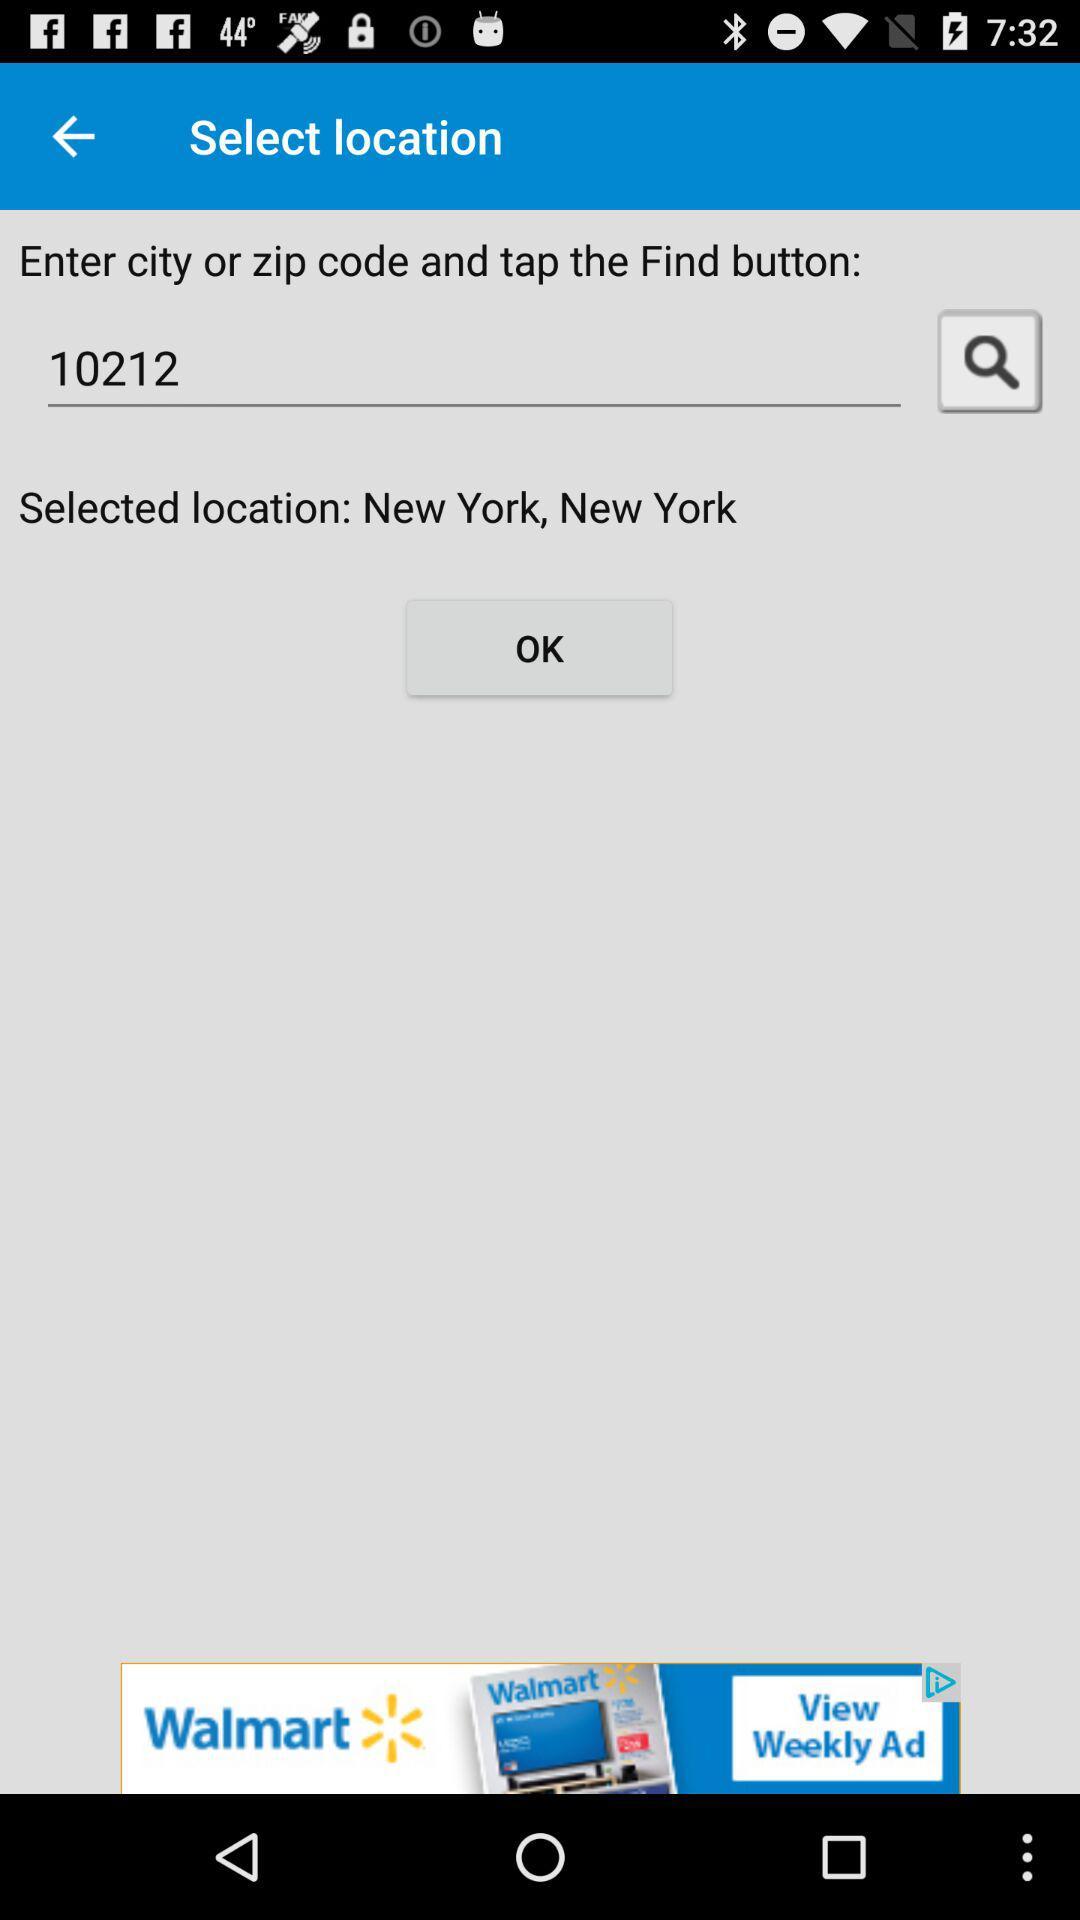  What do you see at coordinates (990, 361) in the screenshot?
I see `searce` at bounding box center [990, 361].